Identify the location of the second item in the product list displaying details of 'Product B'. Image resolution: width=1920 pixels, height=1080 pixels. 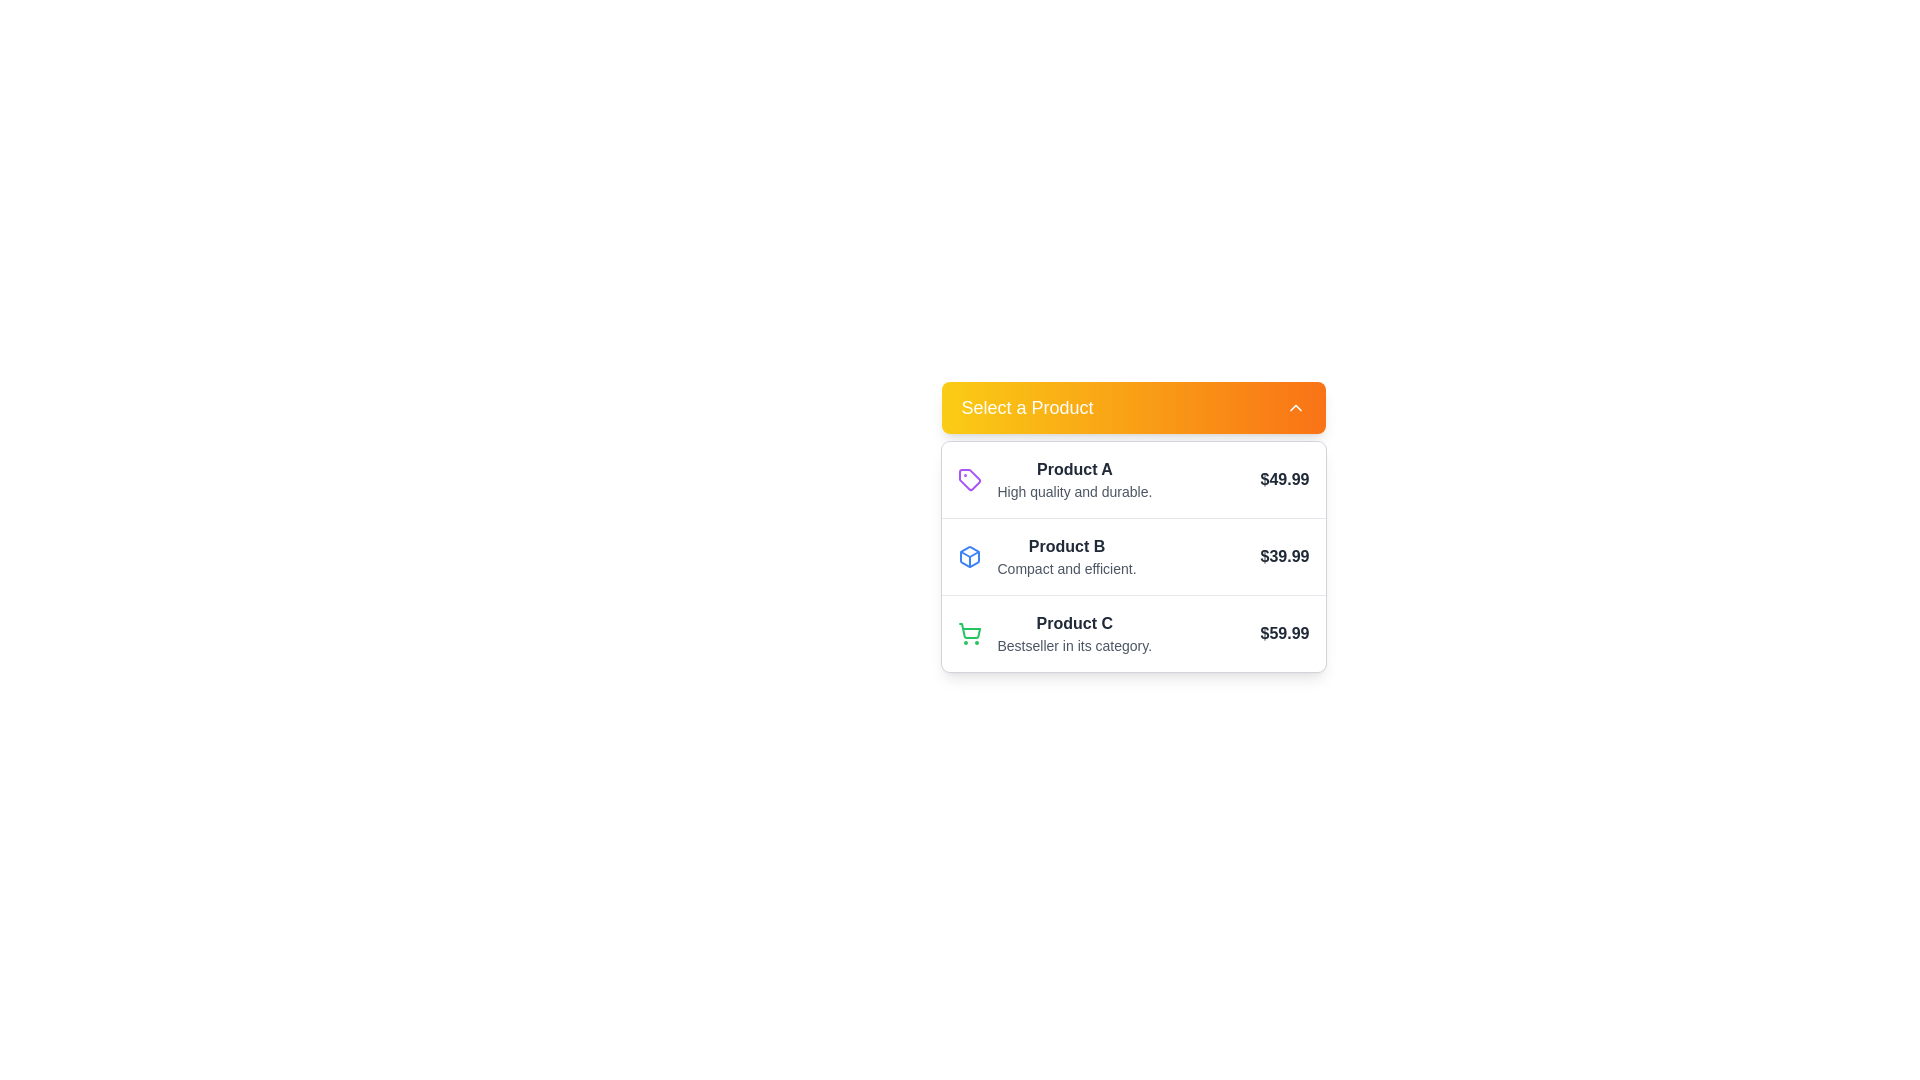
(1133, 556).